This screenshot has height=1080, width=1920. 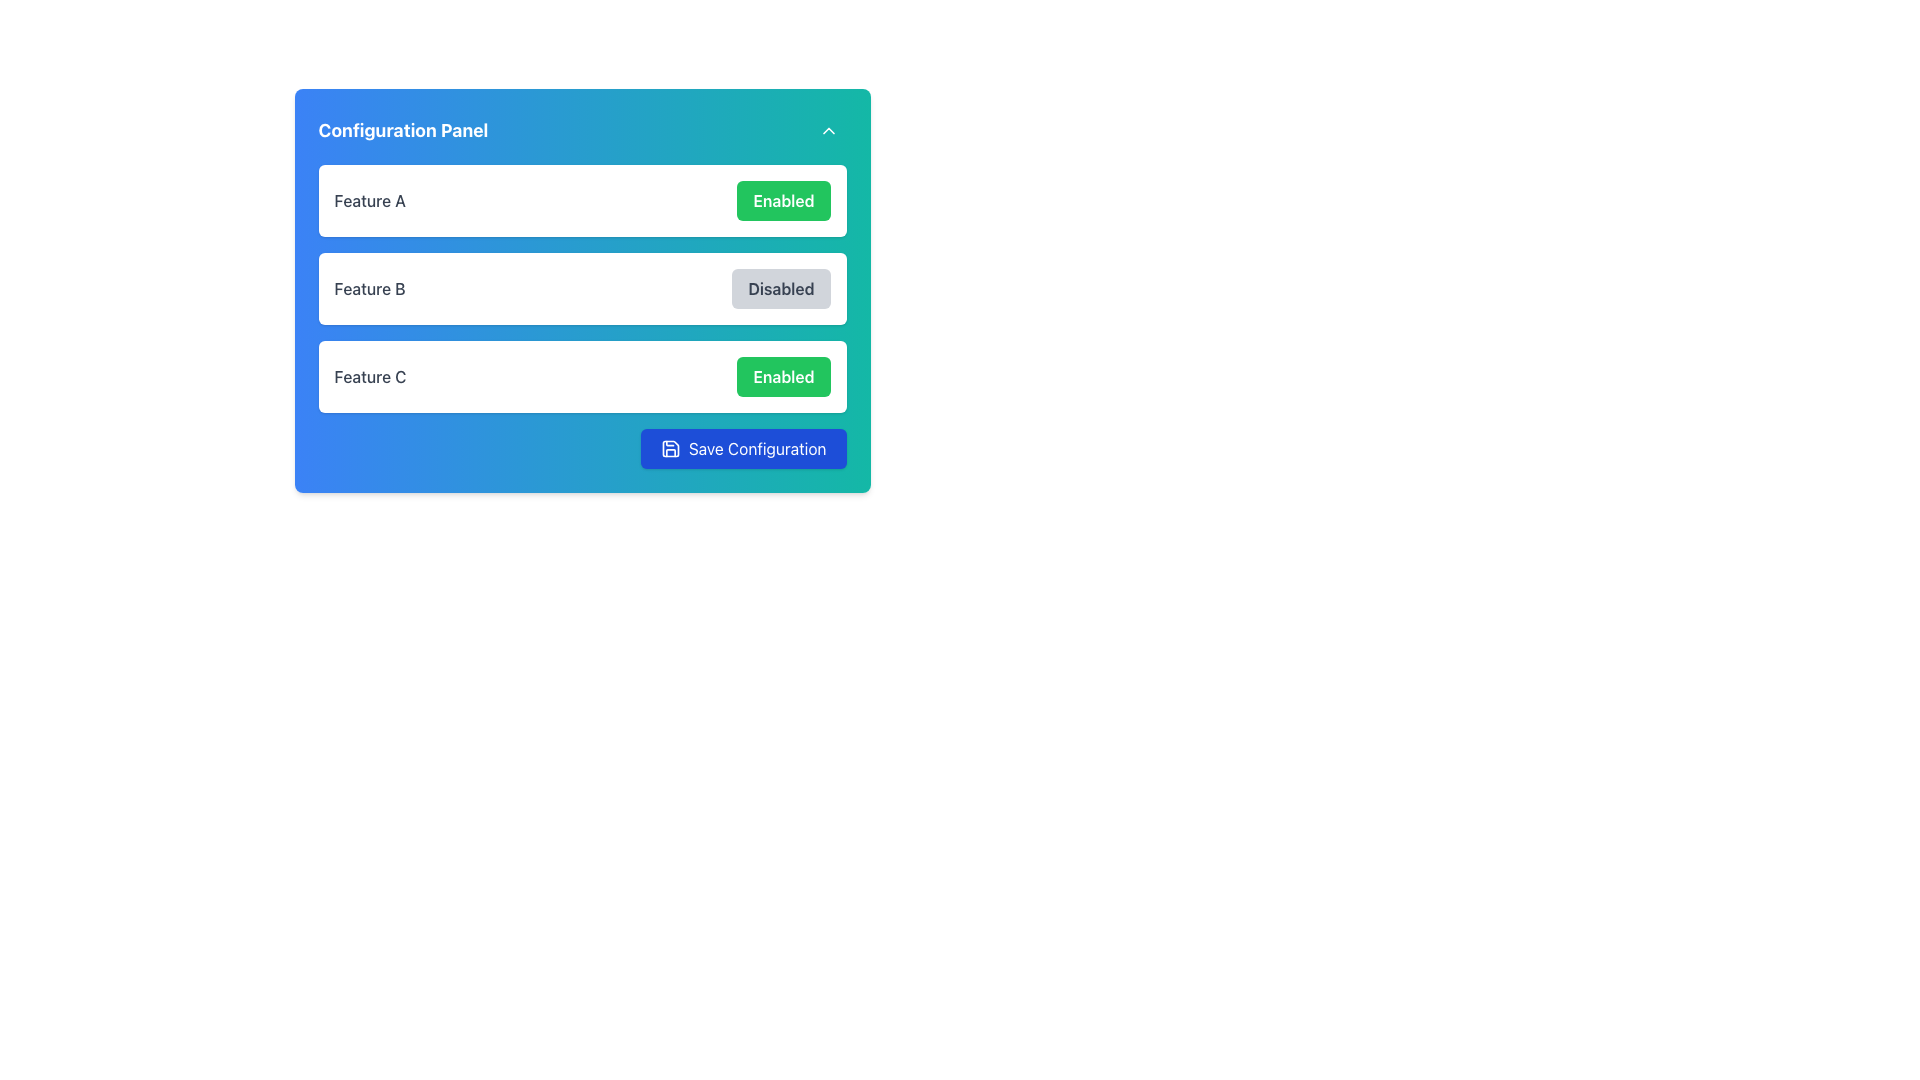 I want to click on the 'Disabled' button in the Feature B configuration row, so click(x=581, y=290).